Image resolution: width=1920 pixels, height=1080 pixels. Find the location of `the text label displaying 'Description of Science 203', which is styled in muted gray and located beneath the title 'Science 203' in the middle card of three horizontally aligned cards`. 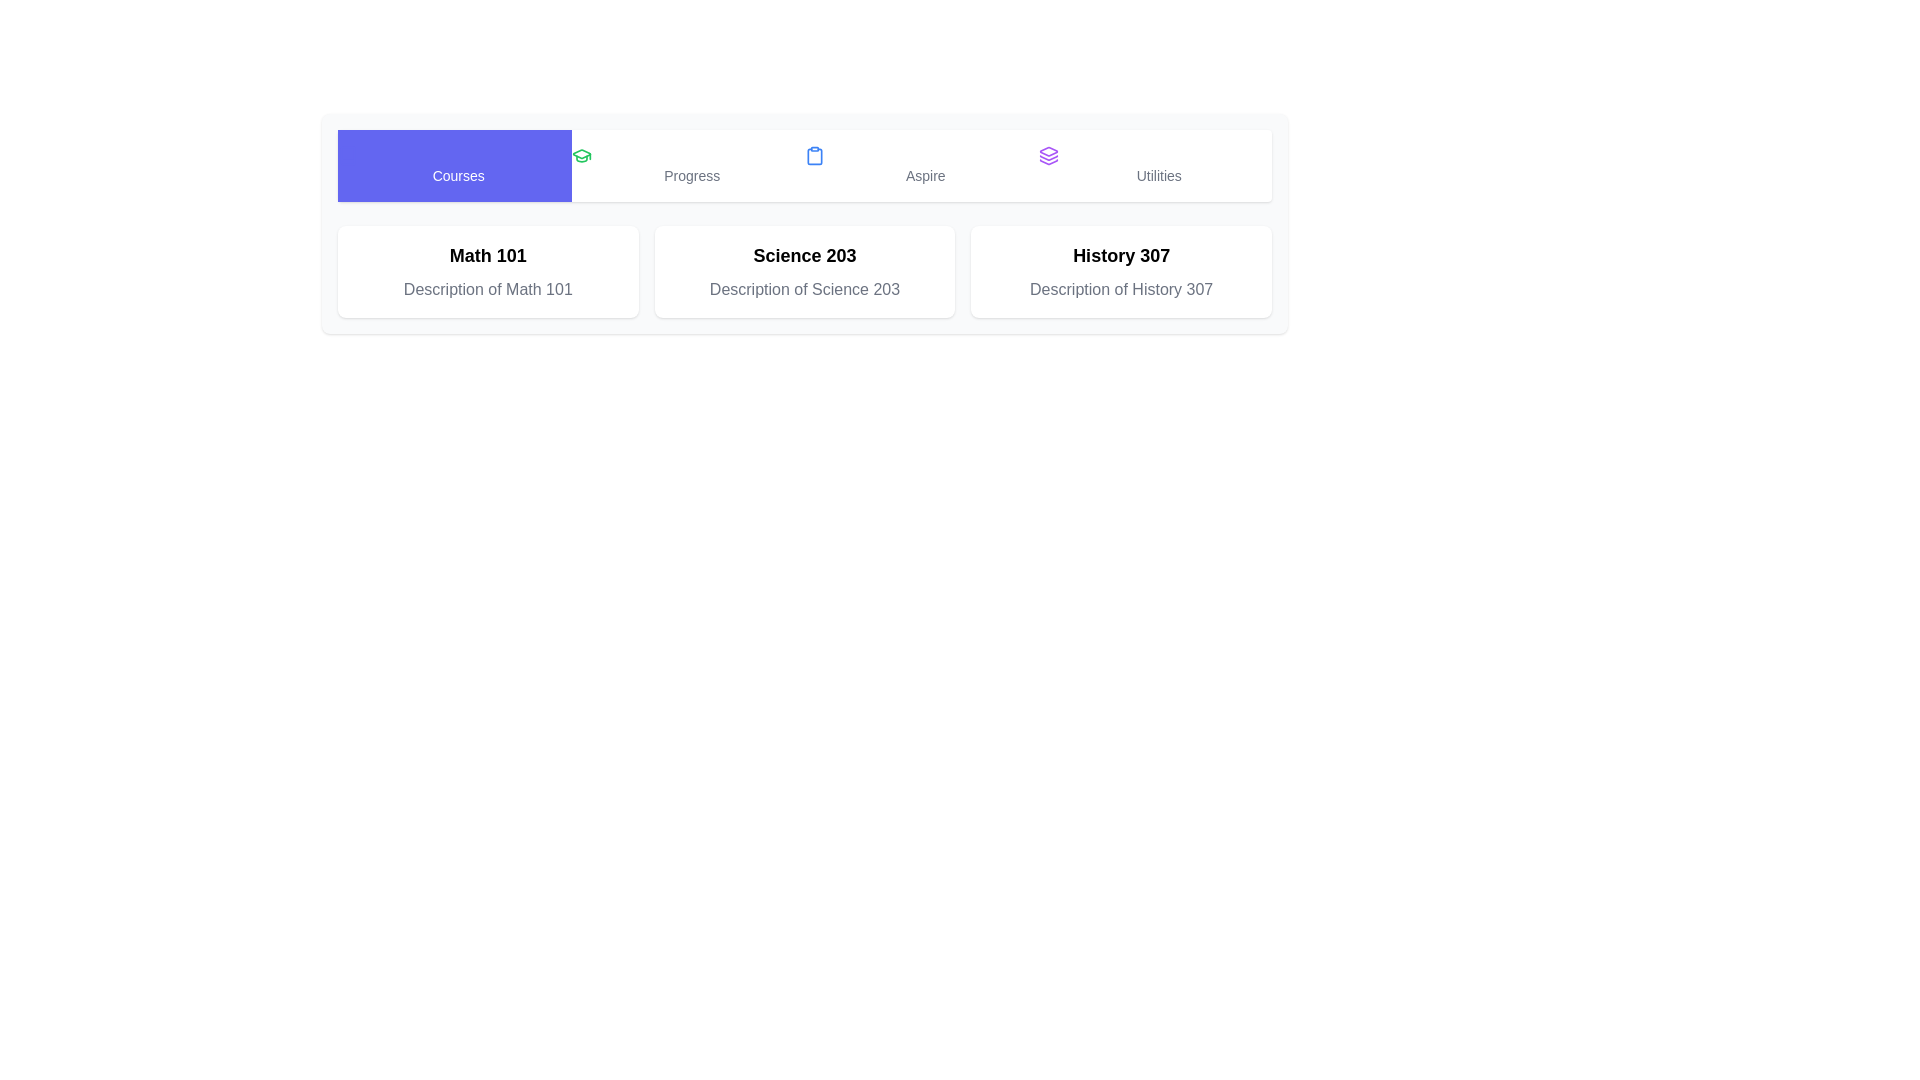

the text label displaying 'Description of Science 203', which is styled in muted gray and located beneath the title 'Science 203' in the middle card of three horizontally aligned cards is located at coordinates (805, 289).